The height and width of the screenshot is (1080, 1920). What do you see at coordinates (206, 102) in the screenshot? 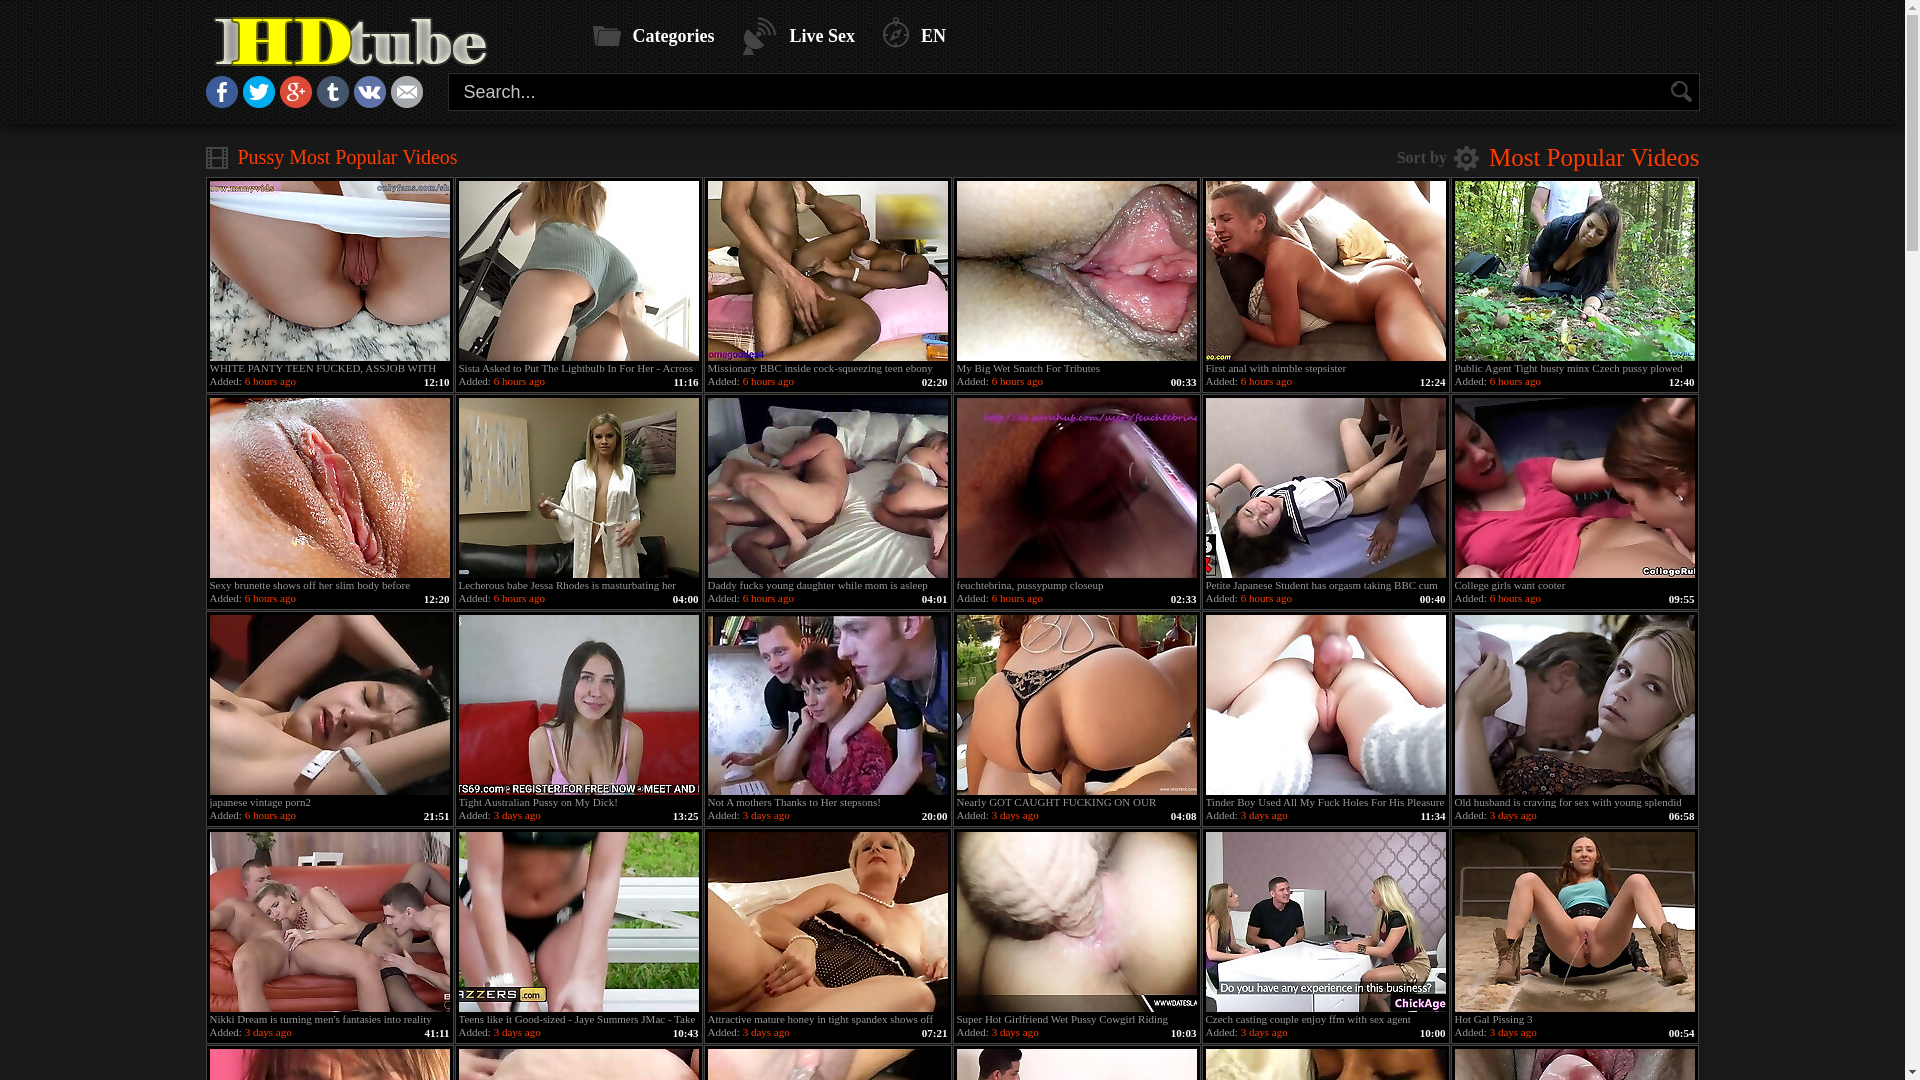
I see `'Share on Facebook'` at bounding box center [206, 102].